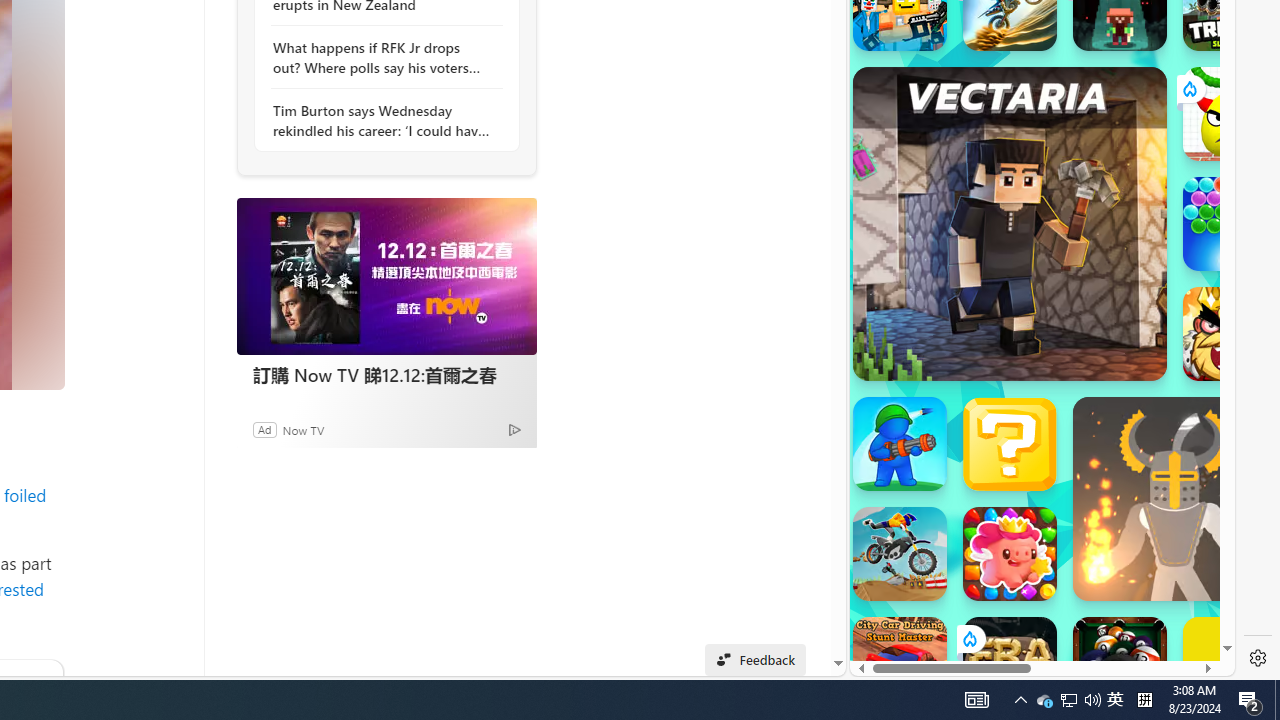 This screenshot has height=720, width=1280. What do you see at coordinates (898, 554) in the screenshot?
I see `'Crazy Bikes Crazy Bikes'` at bounding box center [898, 554].